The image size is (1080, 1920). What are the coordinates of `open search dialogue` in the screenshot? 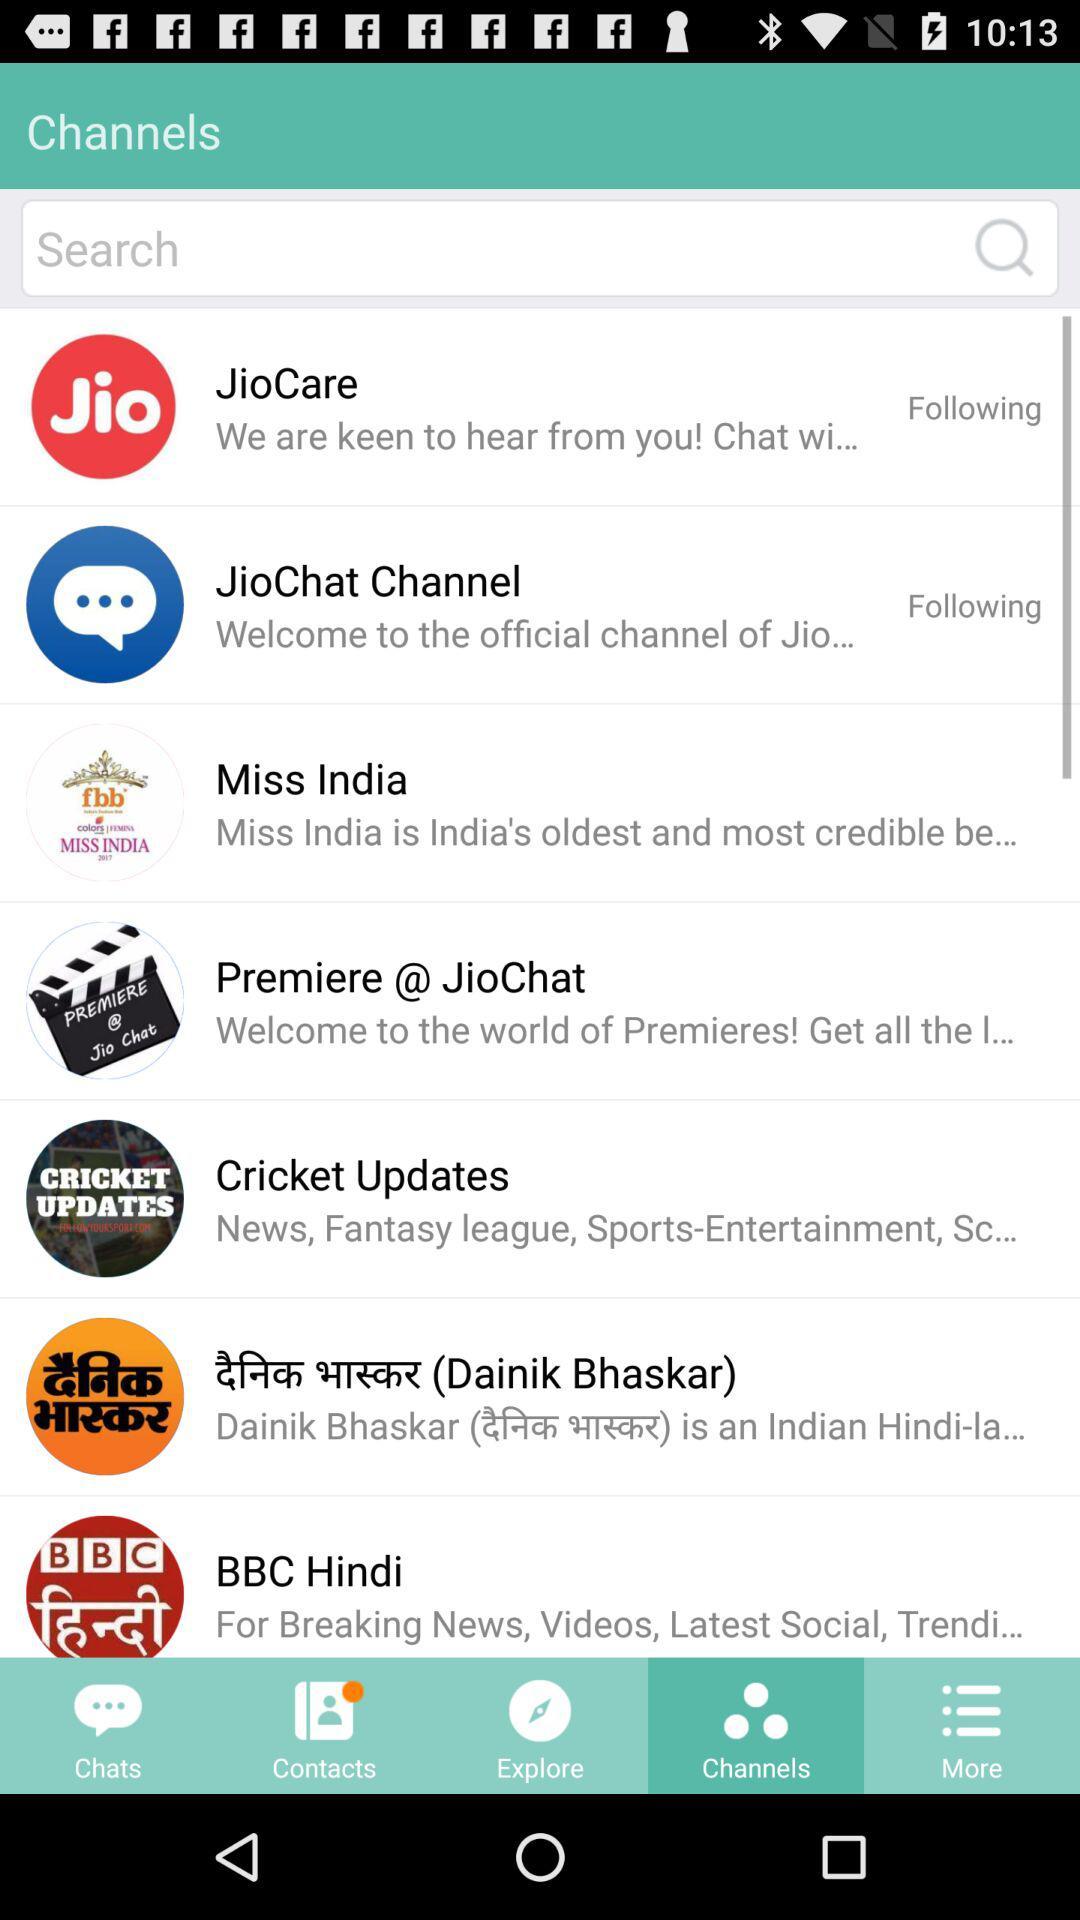 It's located at (1004, 246).